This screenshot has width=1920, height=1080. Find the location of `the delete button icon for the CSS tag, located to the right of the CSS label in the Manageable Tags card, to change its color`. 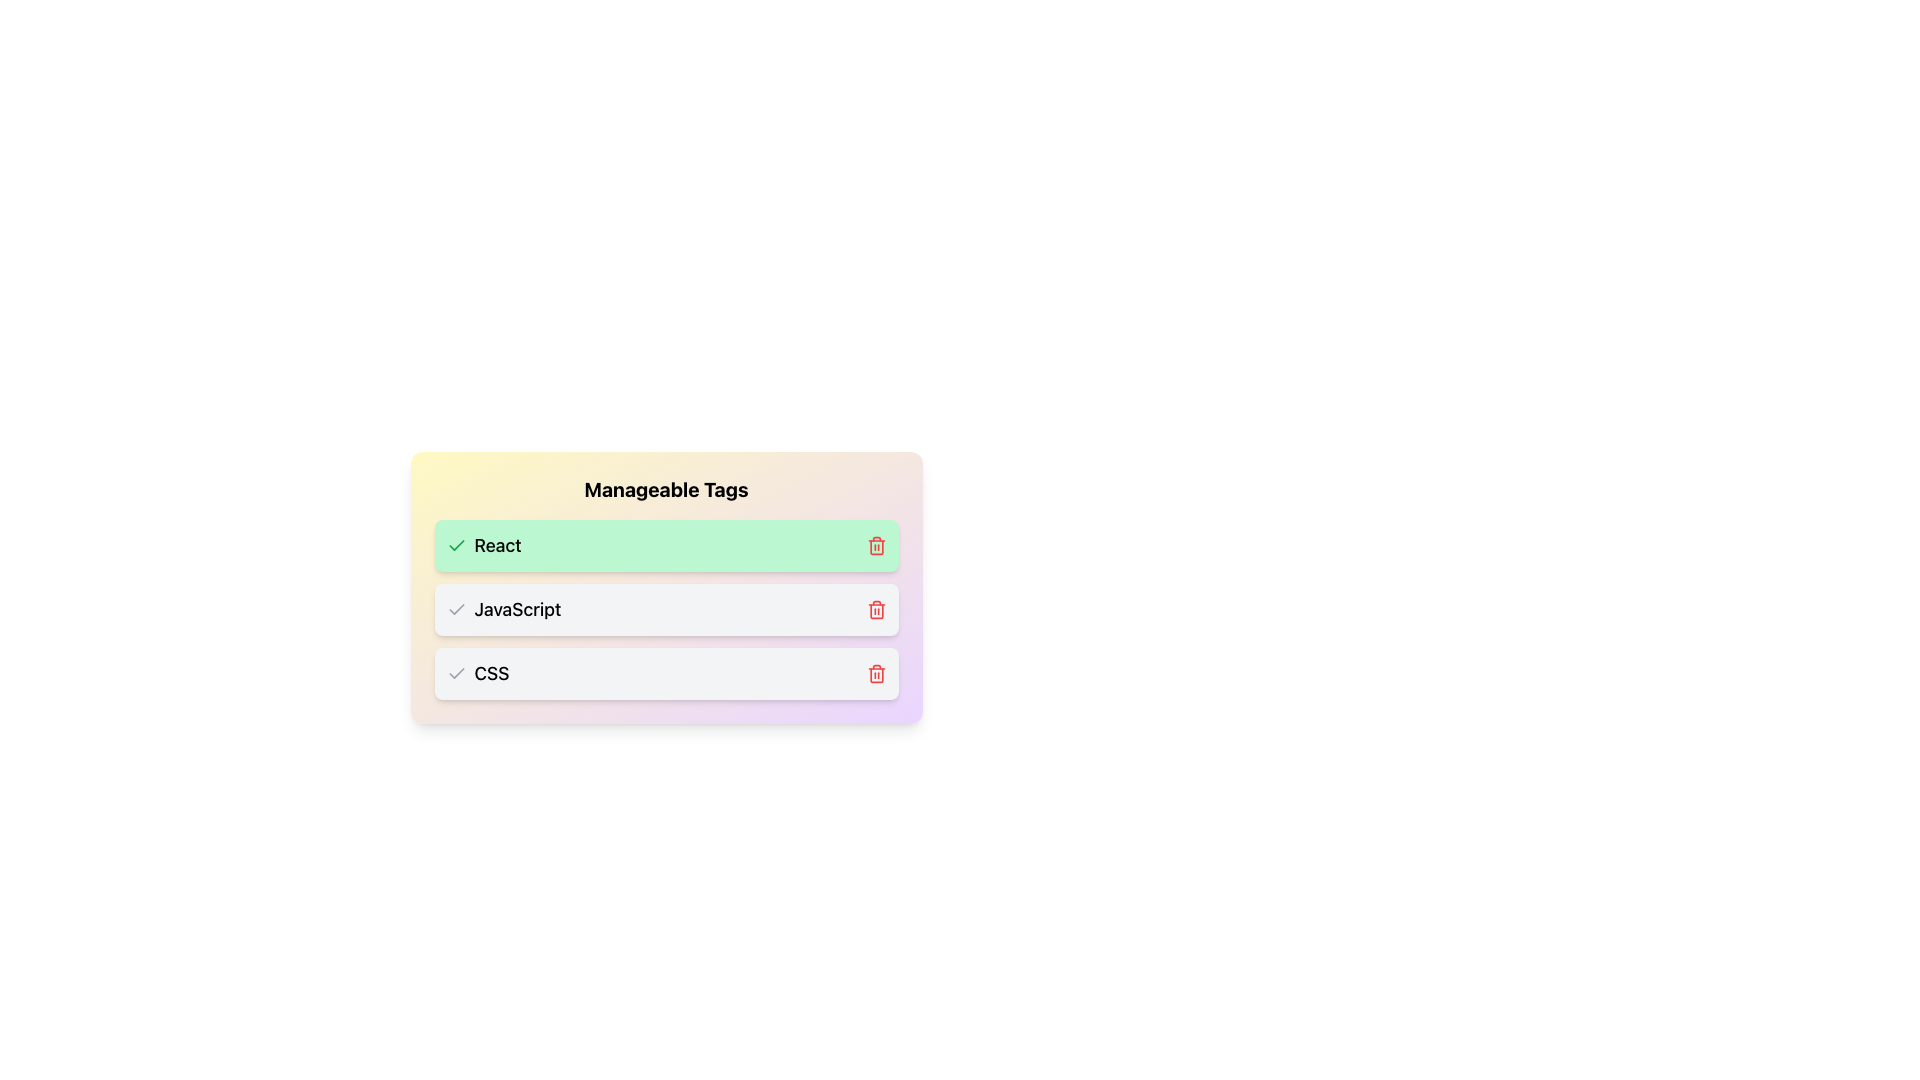

the delete button icon for the CSS tag, located to the right of the CSS label in the Manageable Tags card, to change its color is located at coordinates (876, 610).